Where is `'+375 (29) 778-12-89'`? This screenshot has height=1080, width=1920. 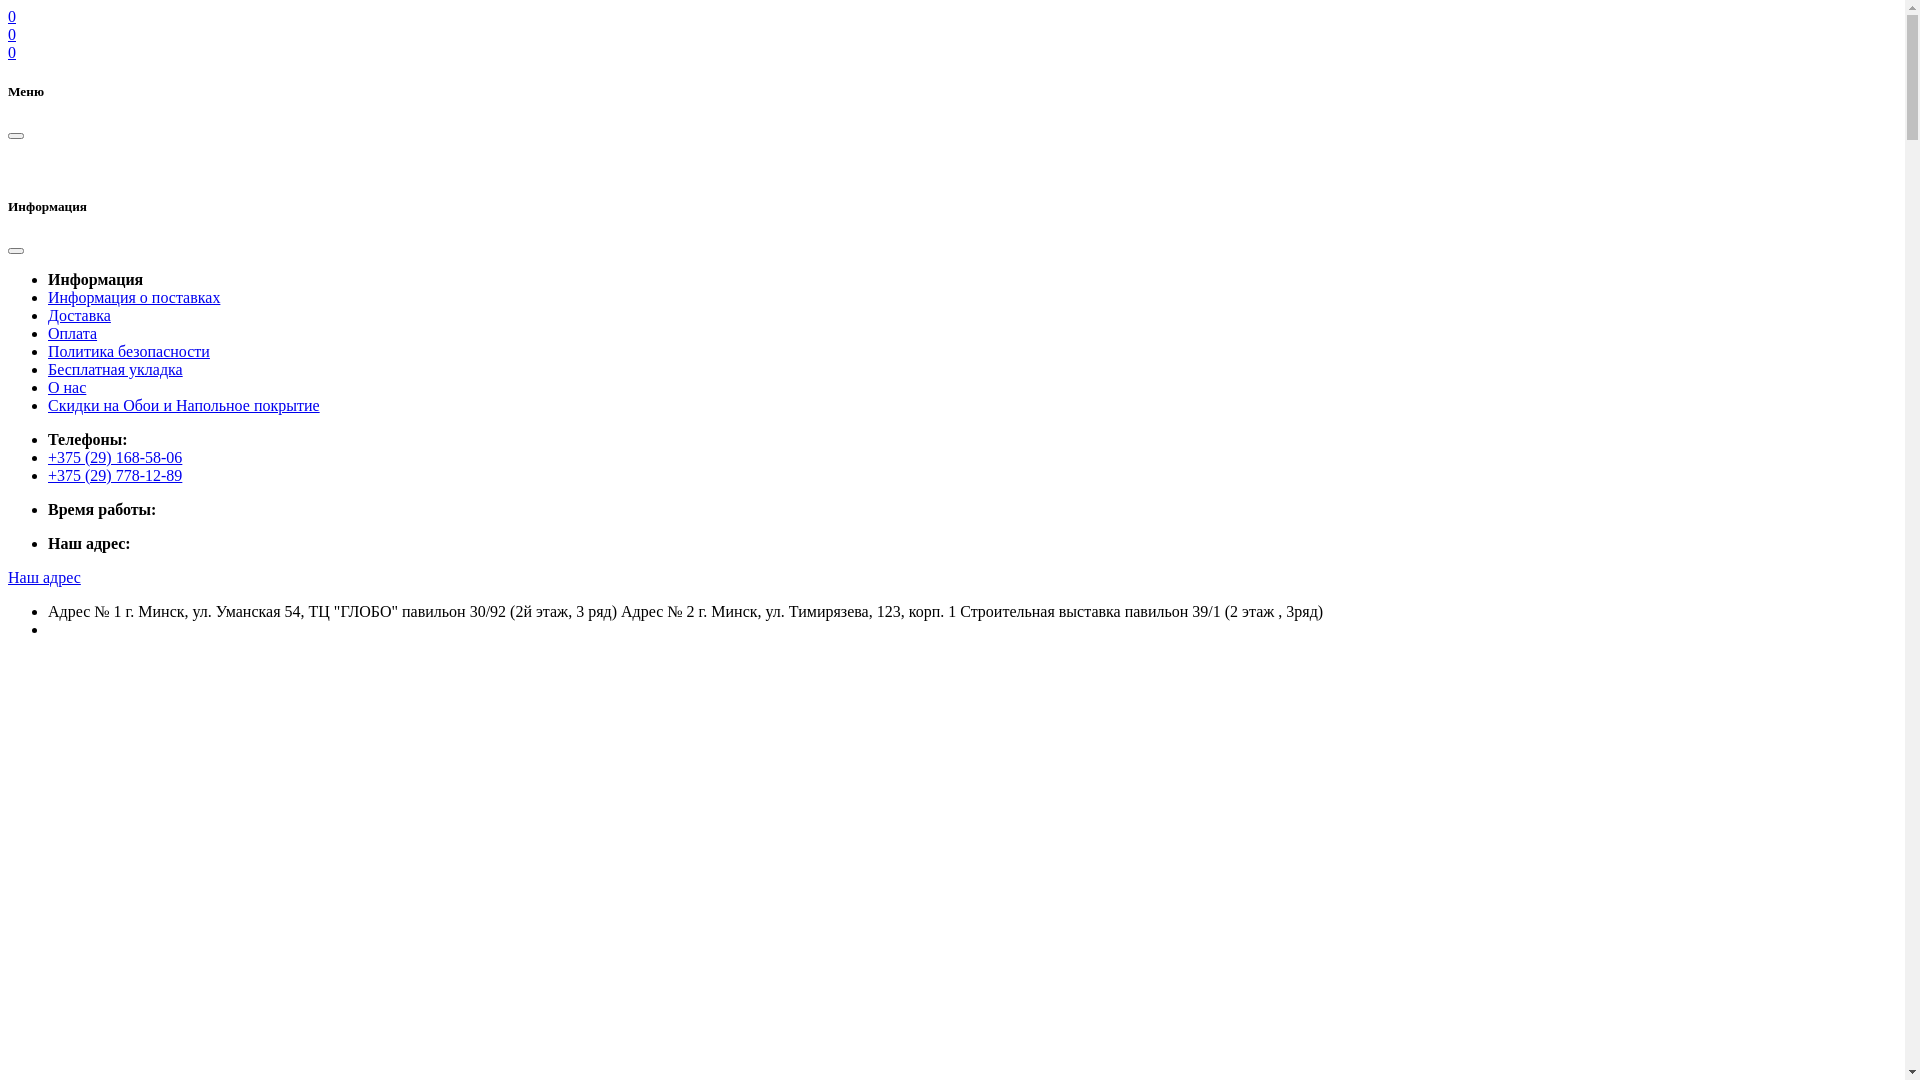 '+375 (29) 778-12-89' is located at coordinates (48, 475).